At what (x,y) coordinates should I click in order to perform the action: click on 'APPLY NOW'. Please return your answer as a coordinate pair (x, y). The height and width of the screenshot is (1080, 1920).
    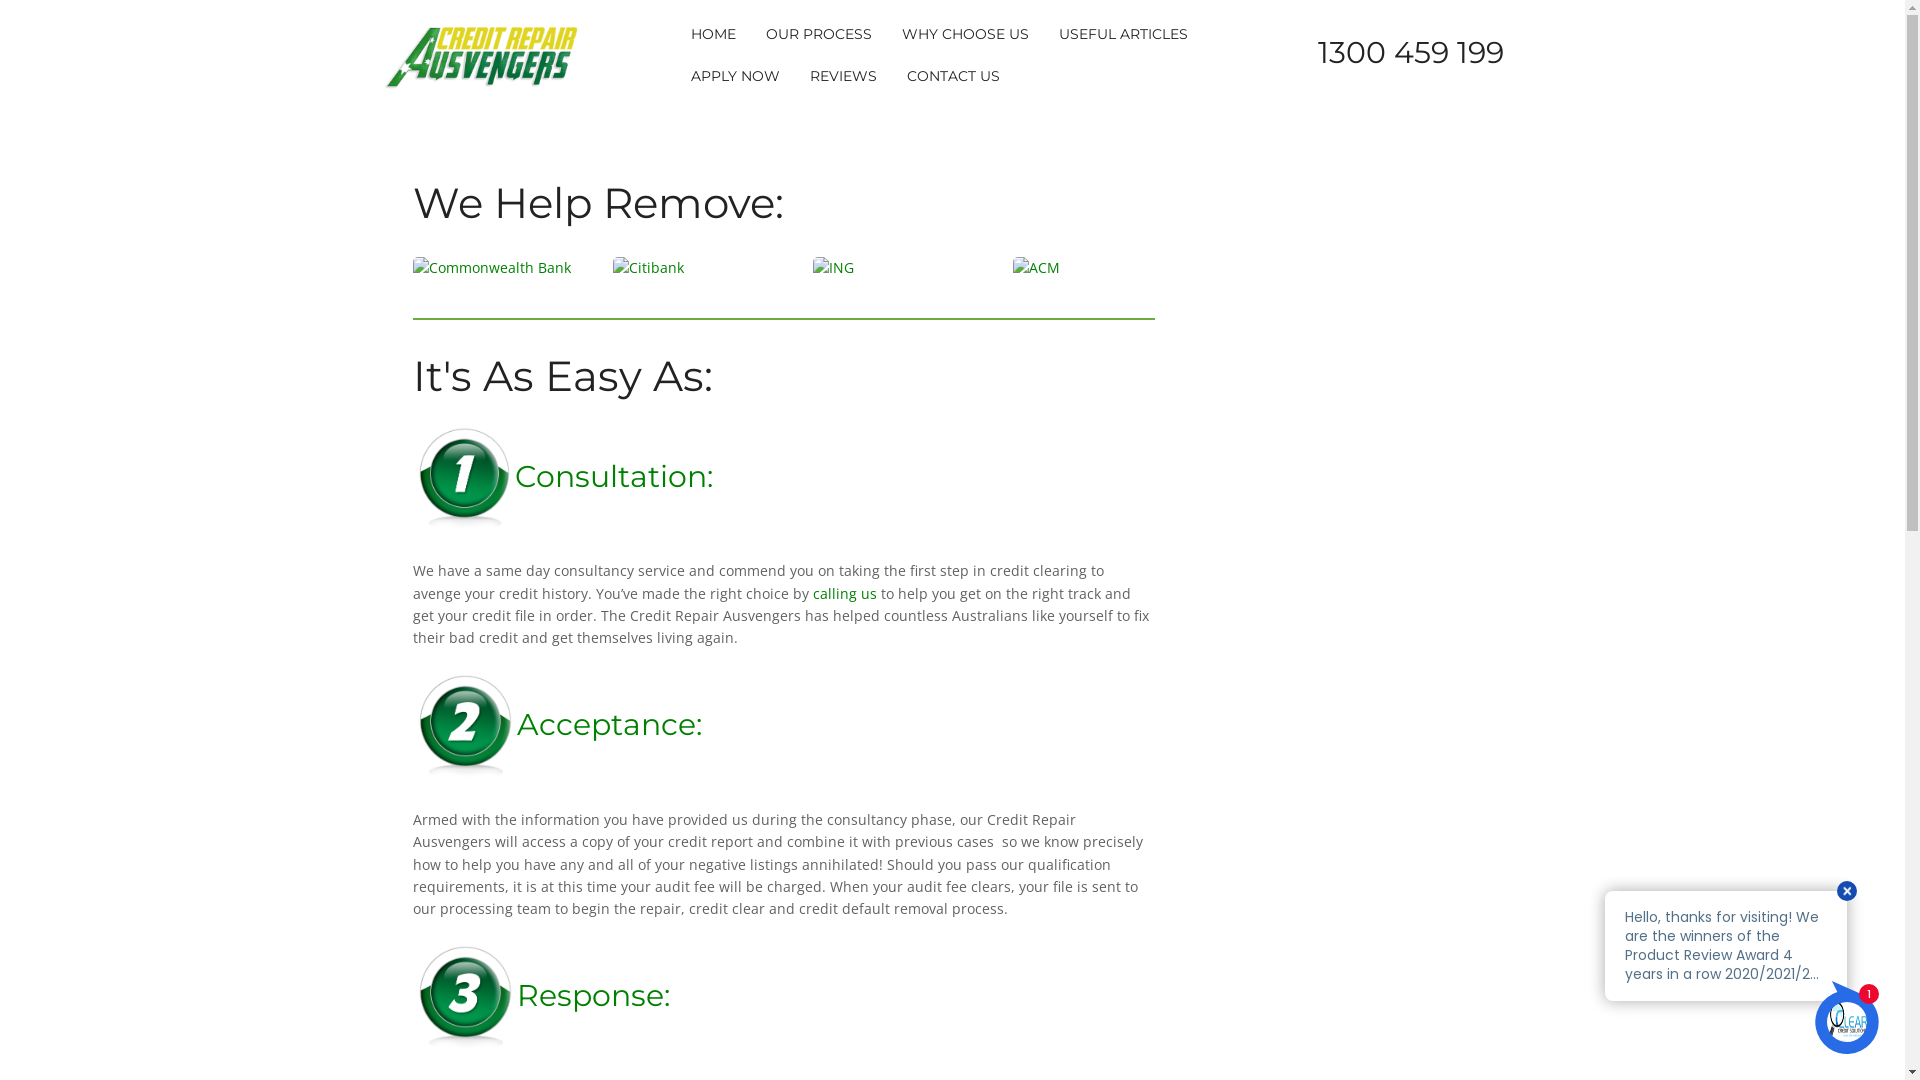
    Looking at the image, I should click on (734, 75).